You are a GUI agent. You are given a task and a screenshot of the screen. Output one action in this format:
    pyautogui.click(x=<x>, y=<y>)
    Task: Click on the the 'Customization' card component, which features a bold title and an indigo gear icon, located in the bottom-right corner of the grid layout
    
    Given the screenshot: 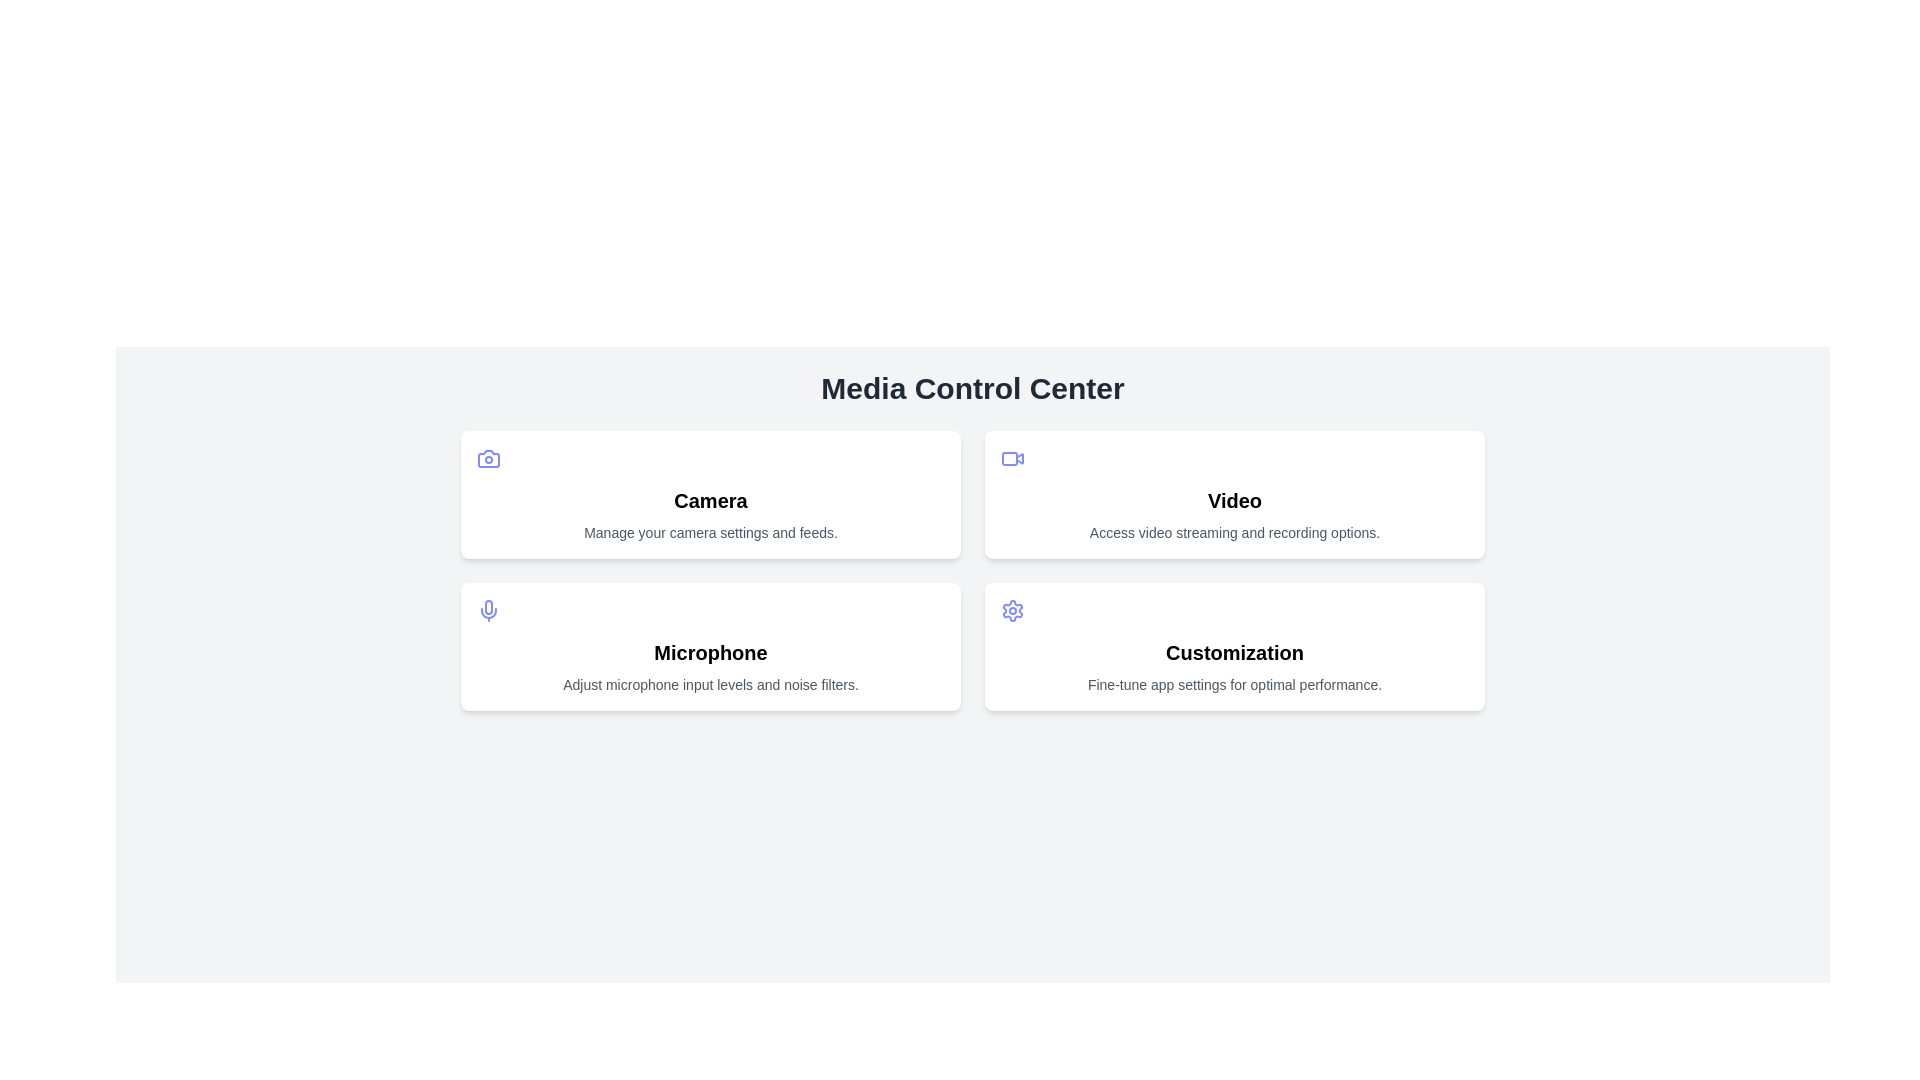 What is the action you would take?
    pyautogui.click(x=1233, y=647)
    